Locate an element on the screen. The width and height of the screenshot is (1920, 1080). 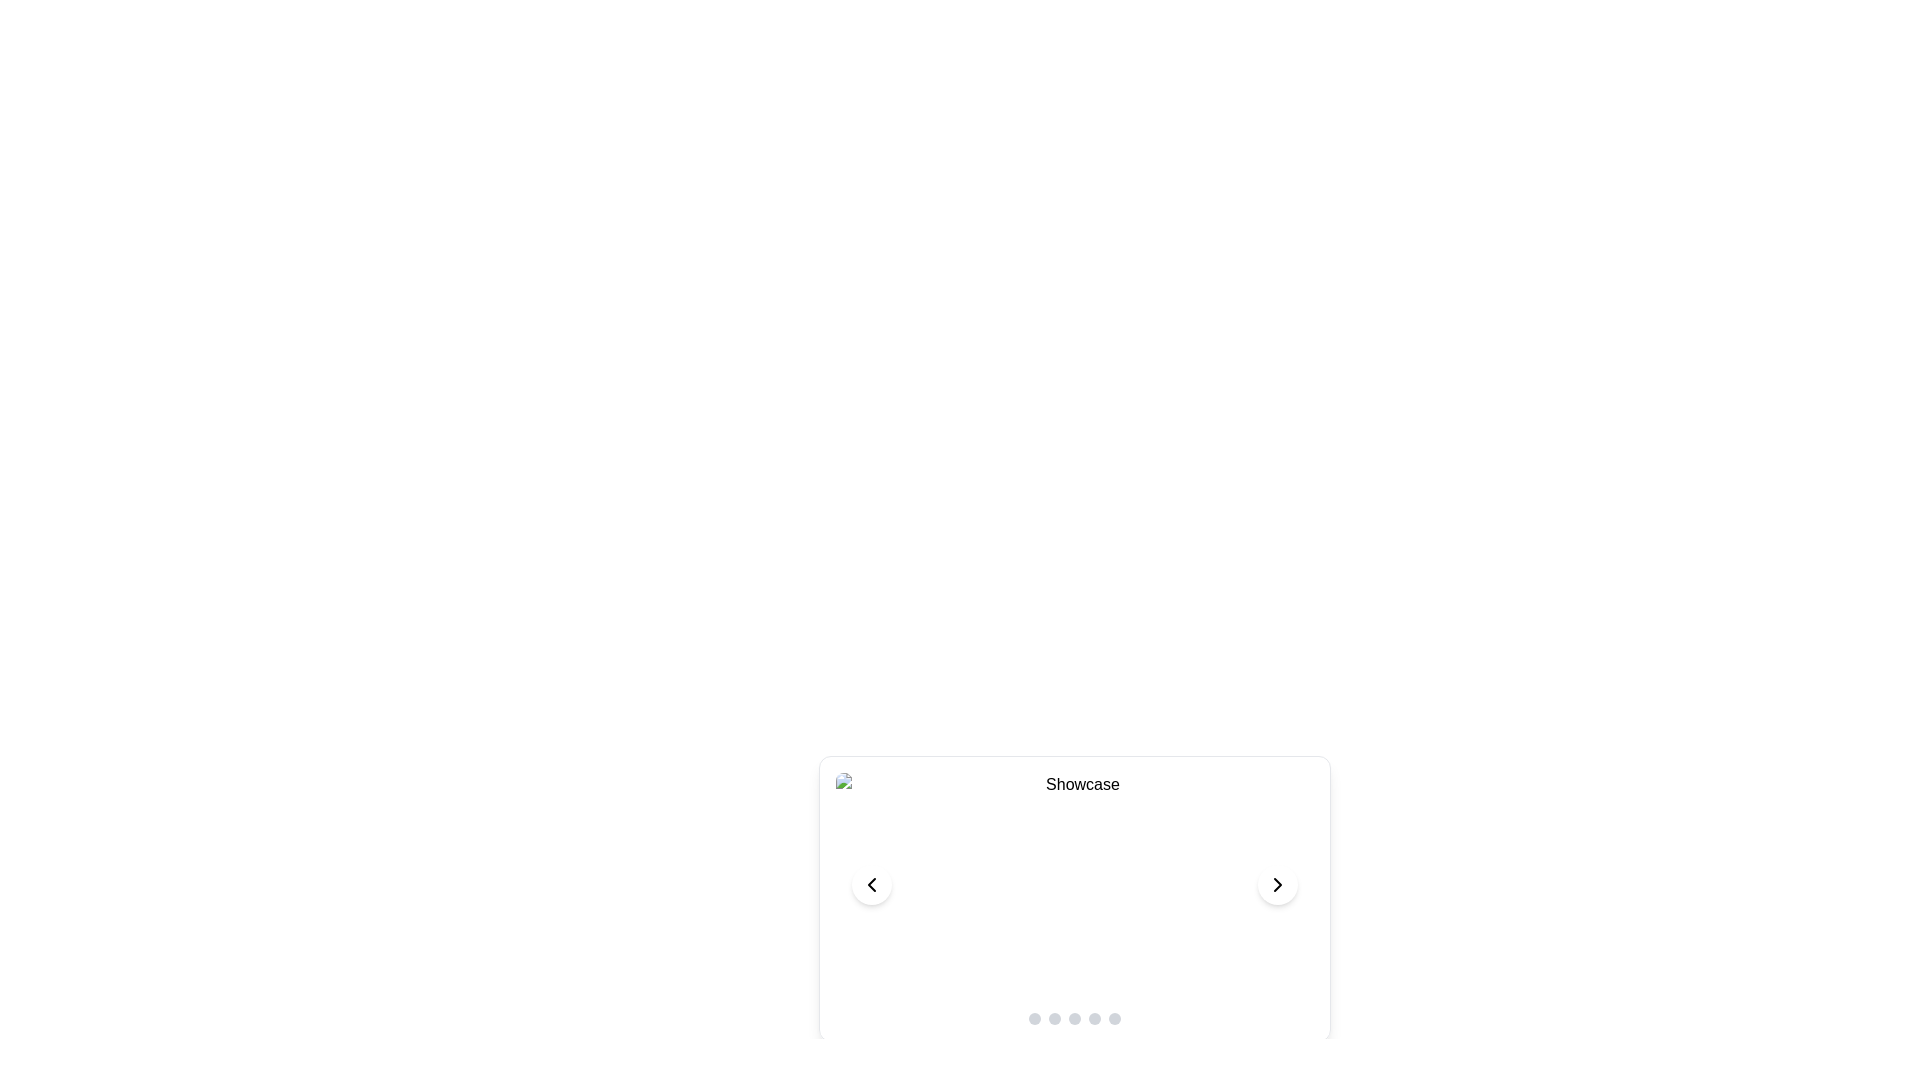
the third circular Indicator Button from the left, which has a light gray background and is part of a sequence of five indicators located beneath the 'Showcase' text is located at coordinates (1074, 1018).